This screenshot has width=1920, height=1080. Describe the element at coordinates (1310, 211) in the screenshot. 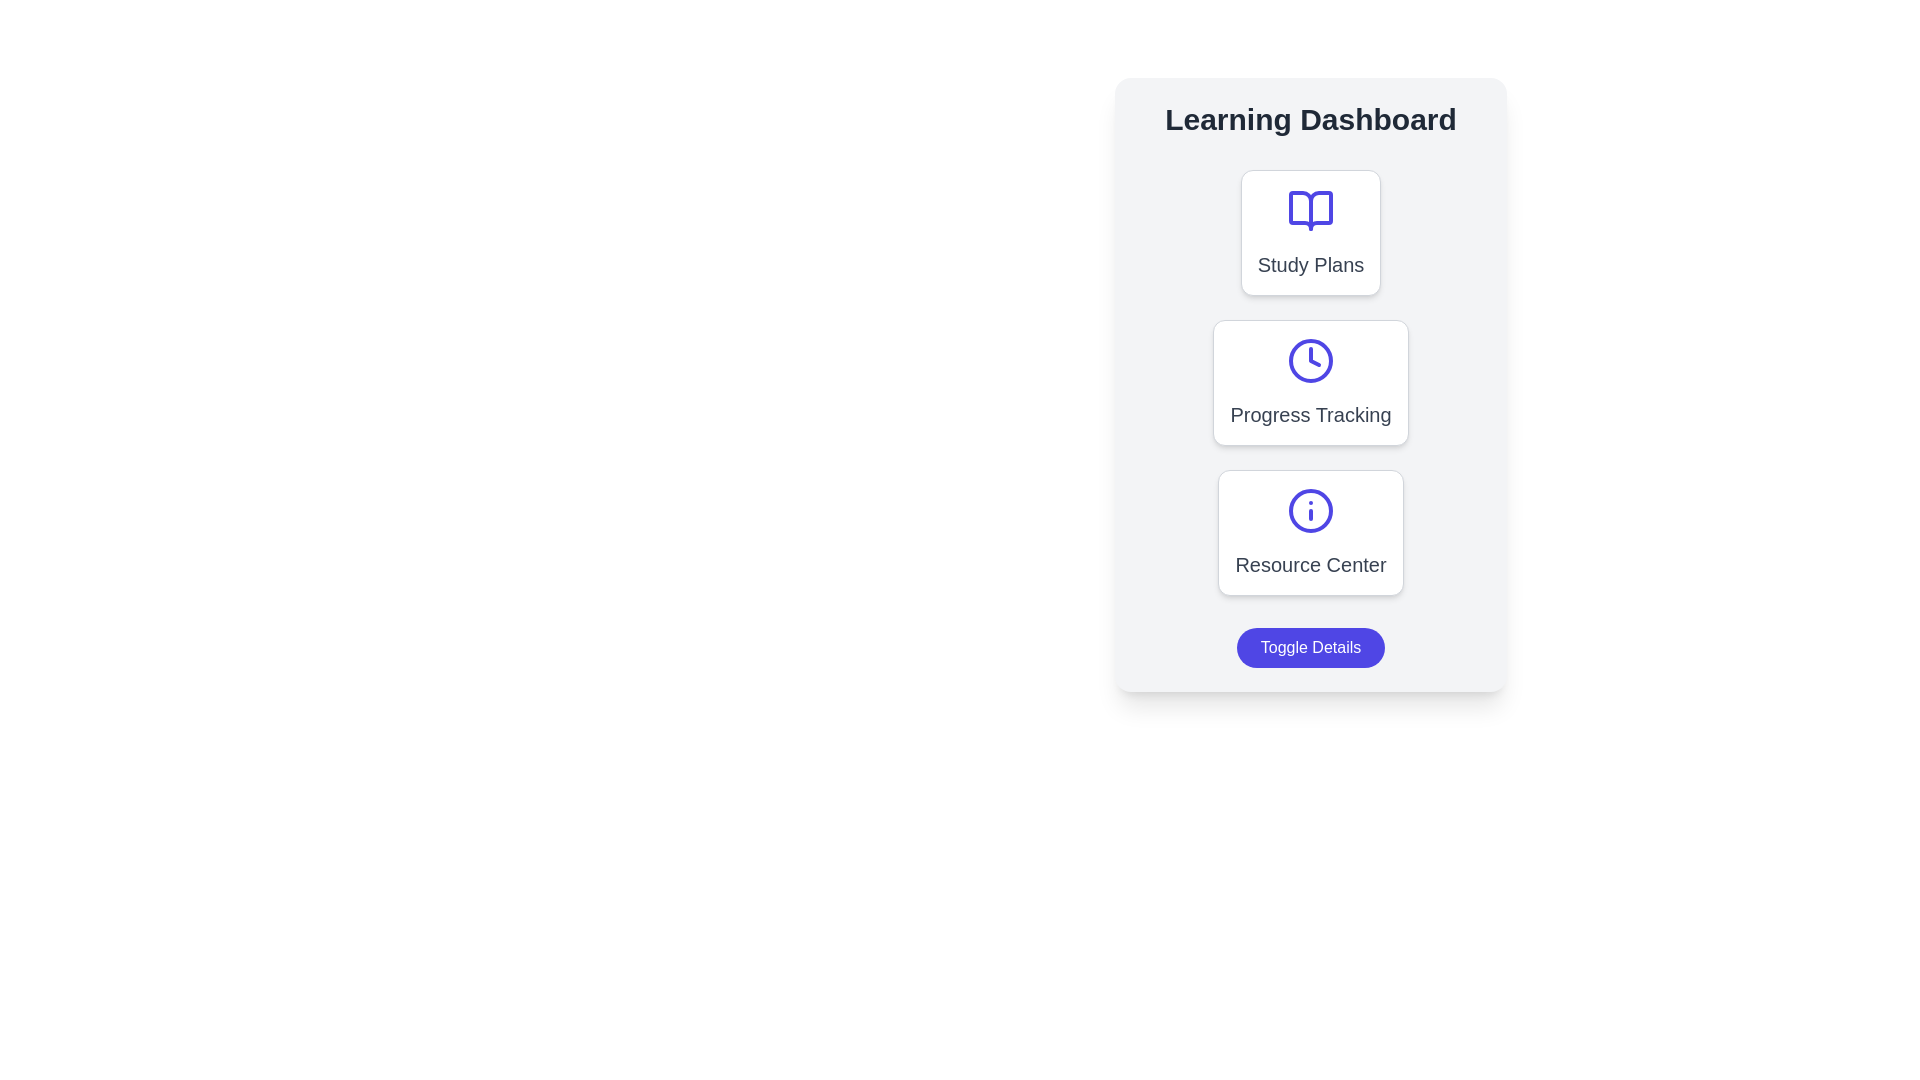

I see `the stylized open book symbol within the 'Study Plans' icon, located at the upper section of the card labeled 'Study Plans'` at that location.